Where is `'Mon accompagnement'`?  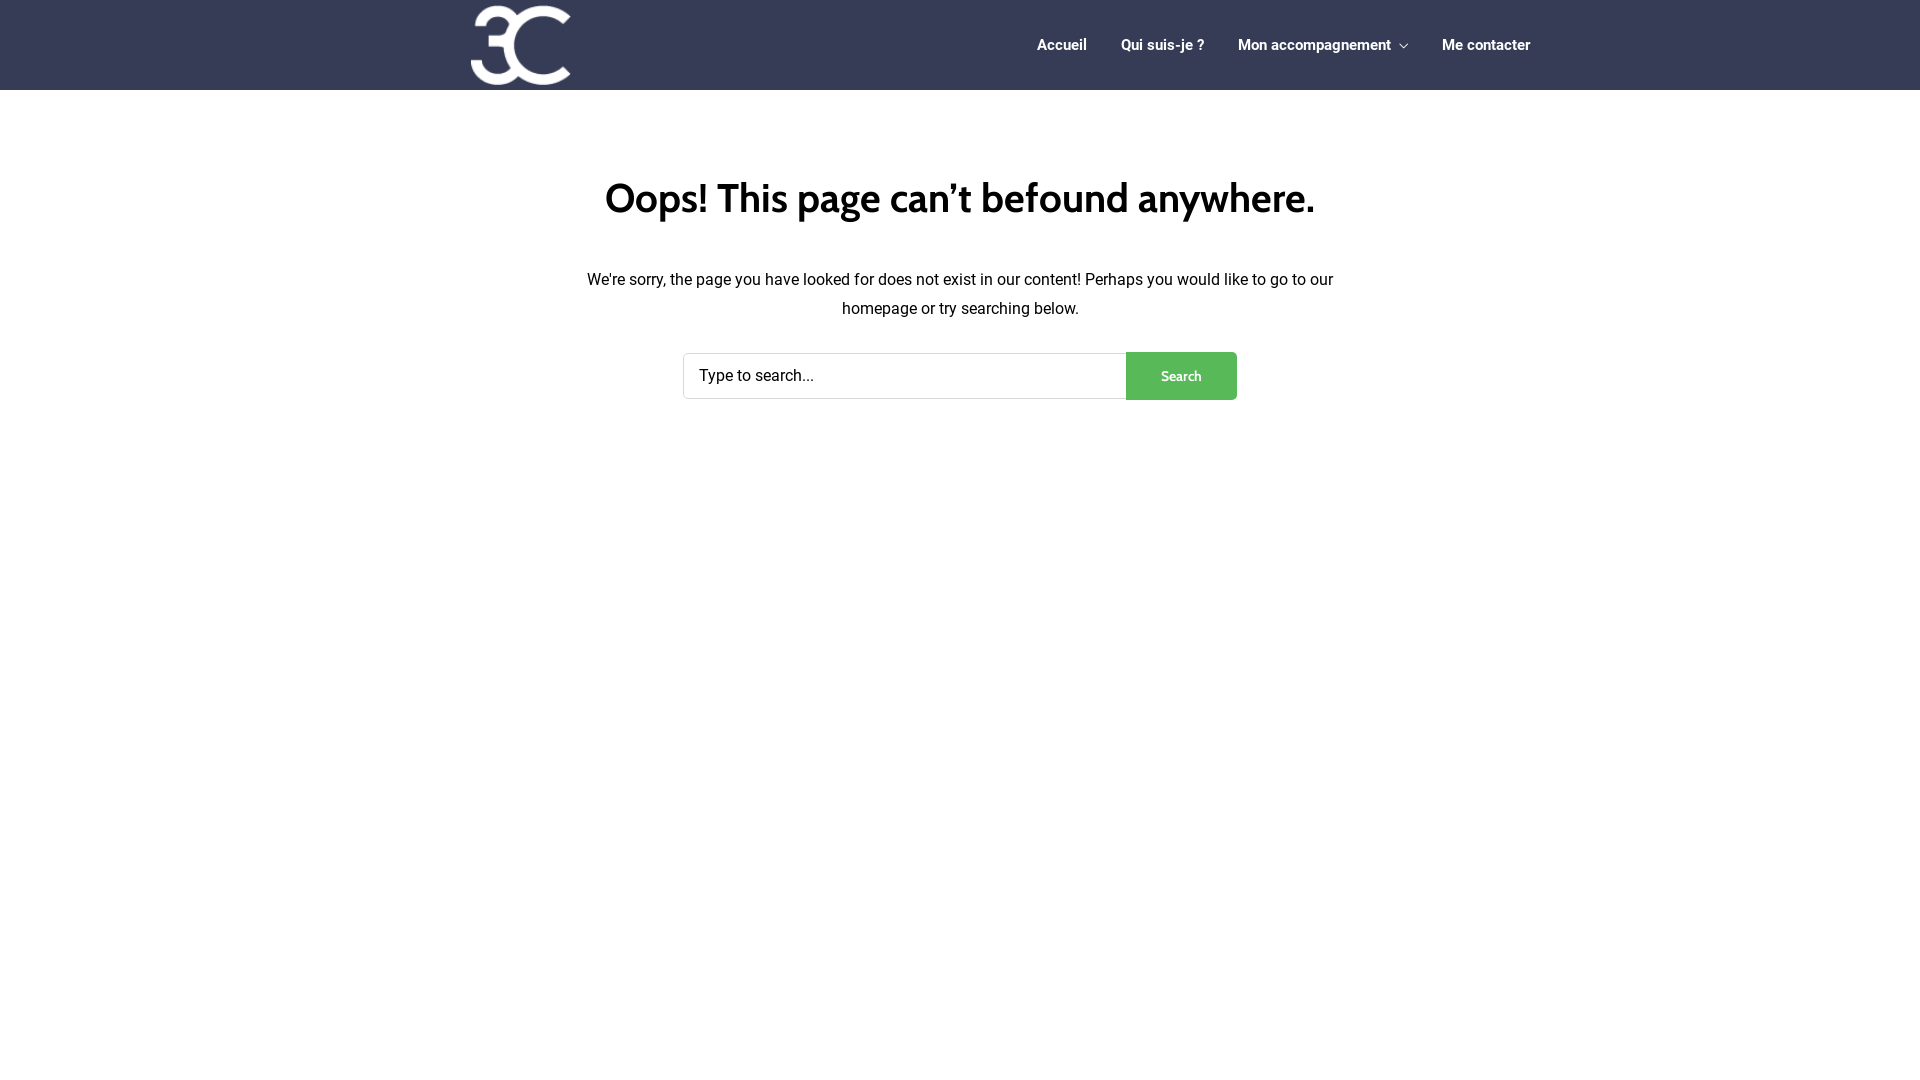 'Mon accompagnement' is located at coordinates (1237, 46).